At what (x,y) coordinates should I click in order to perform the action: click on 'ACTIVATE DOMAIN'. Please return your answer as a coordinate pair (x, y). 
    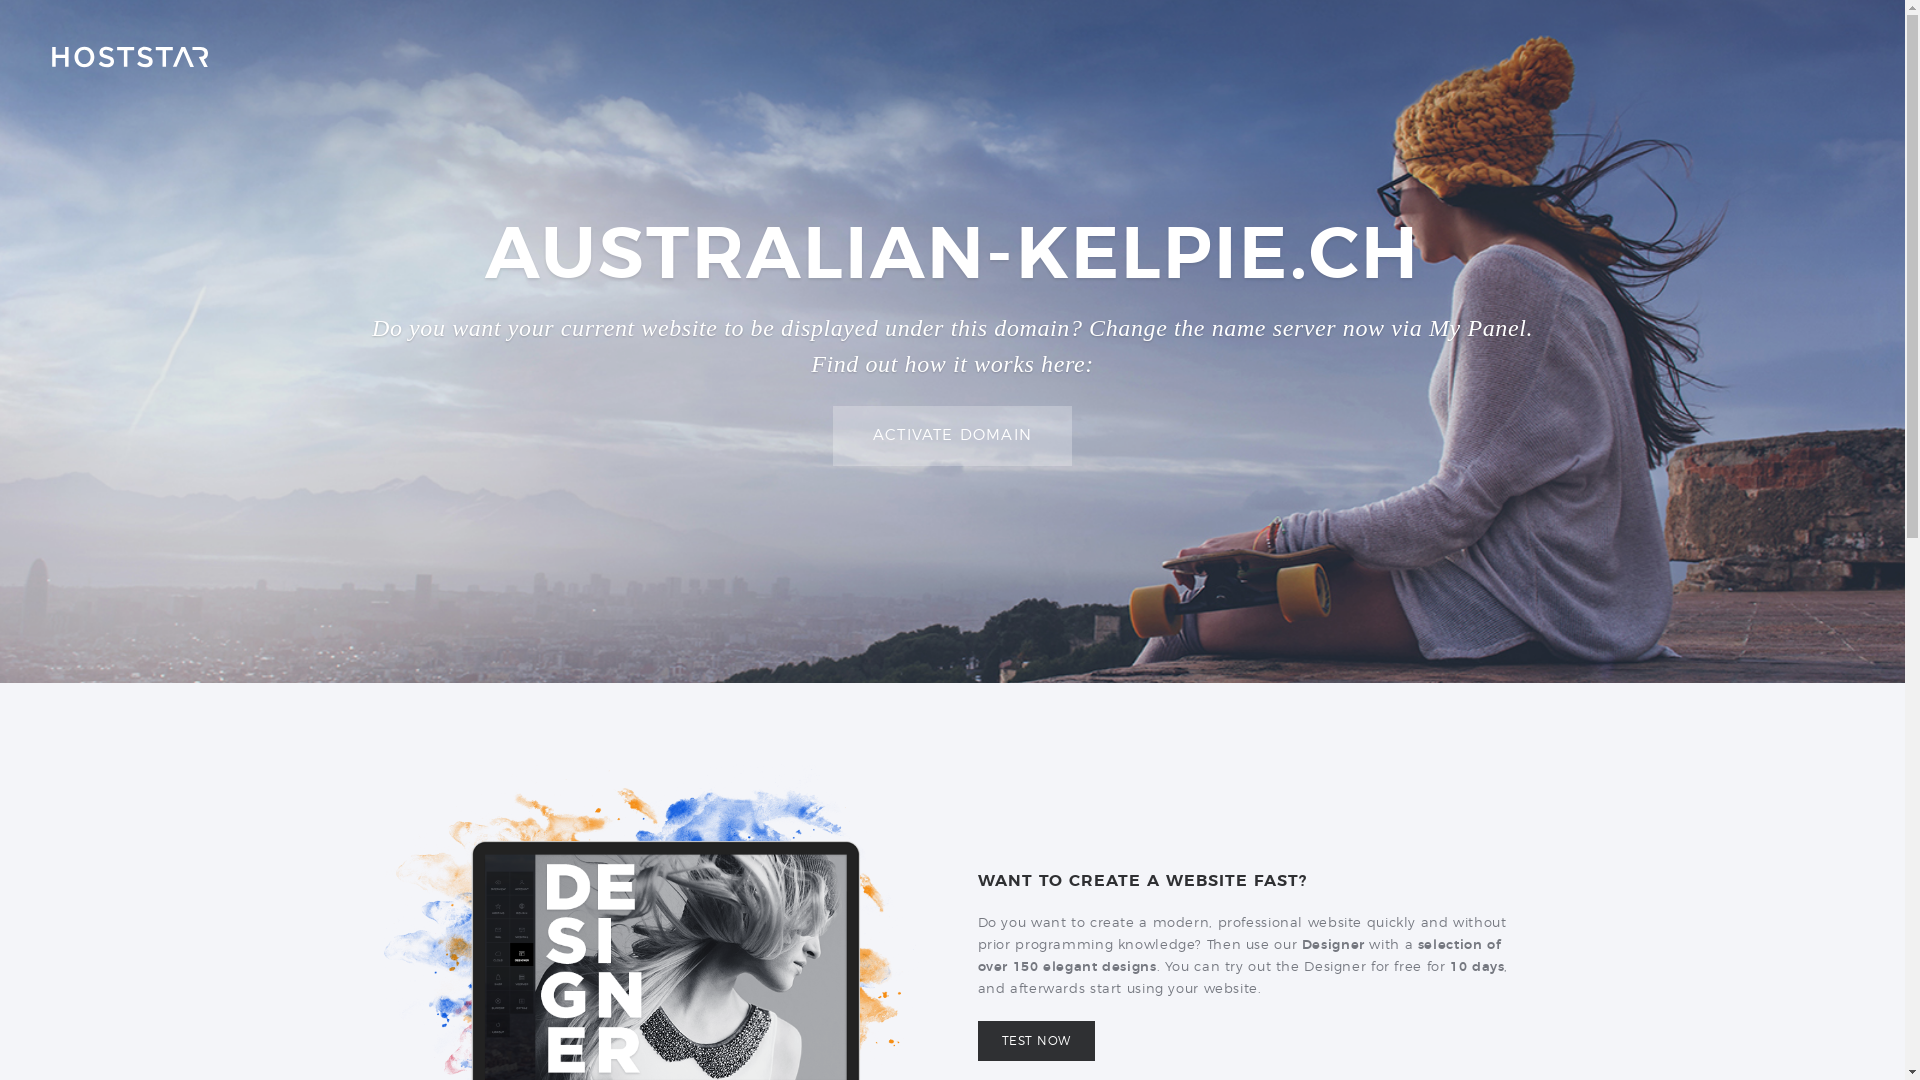
    Looking at the image, I should click on (951, 434).